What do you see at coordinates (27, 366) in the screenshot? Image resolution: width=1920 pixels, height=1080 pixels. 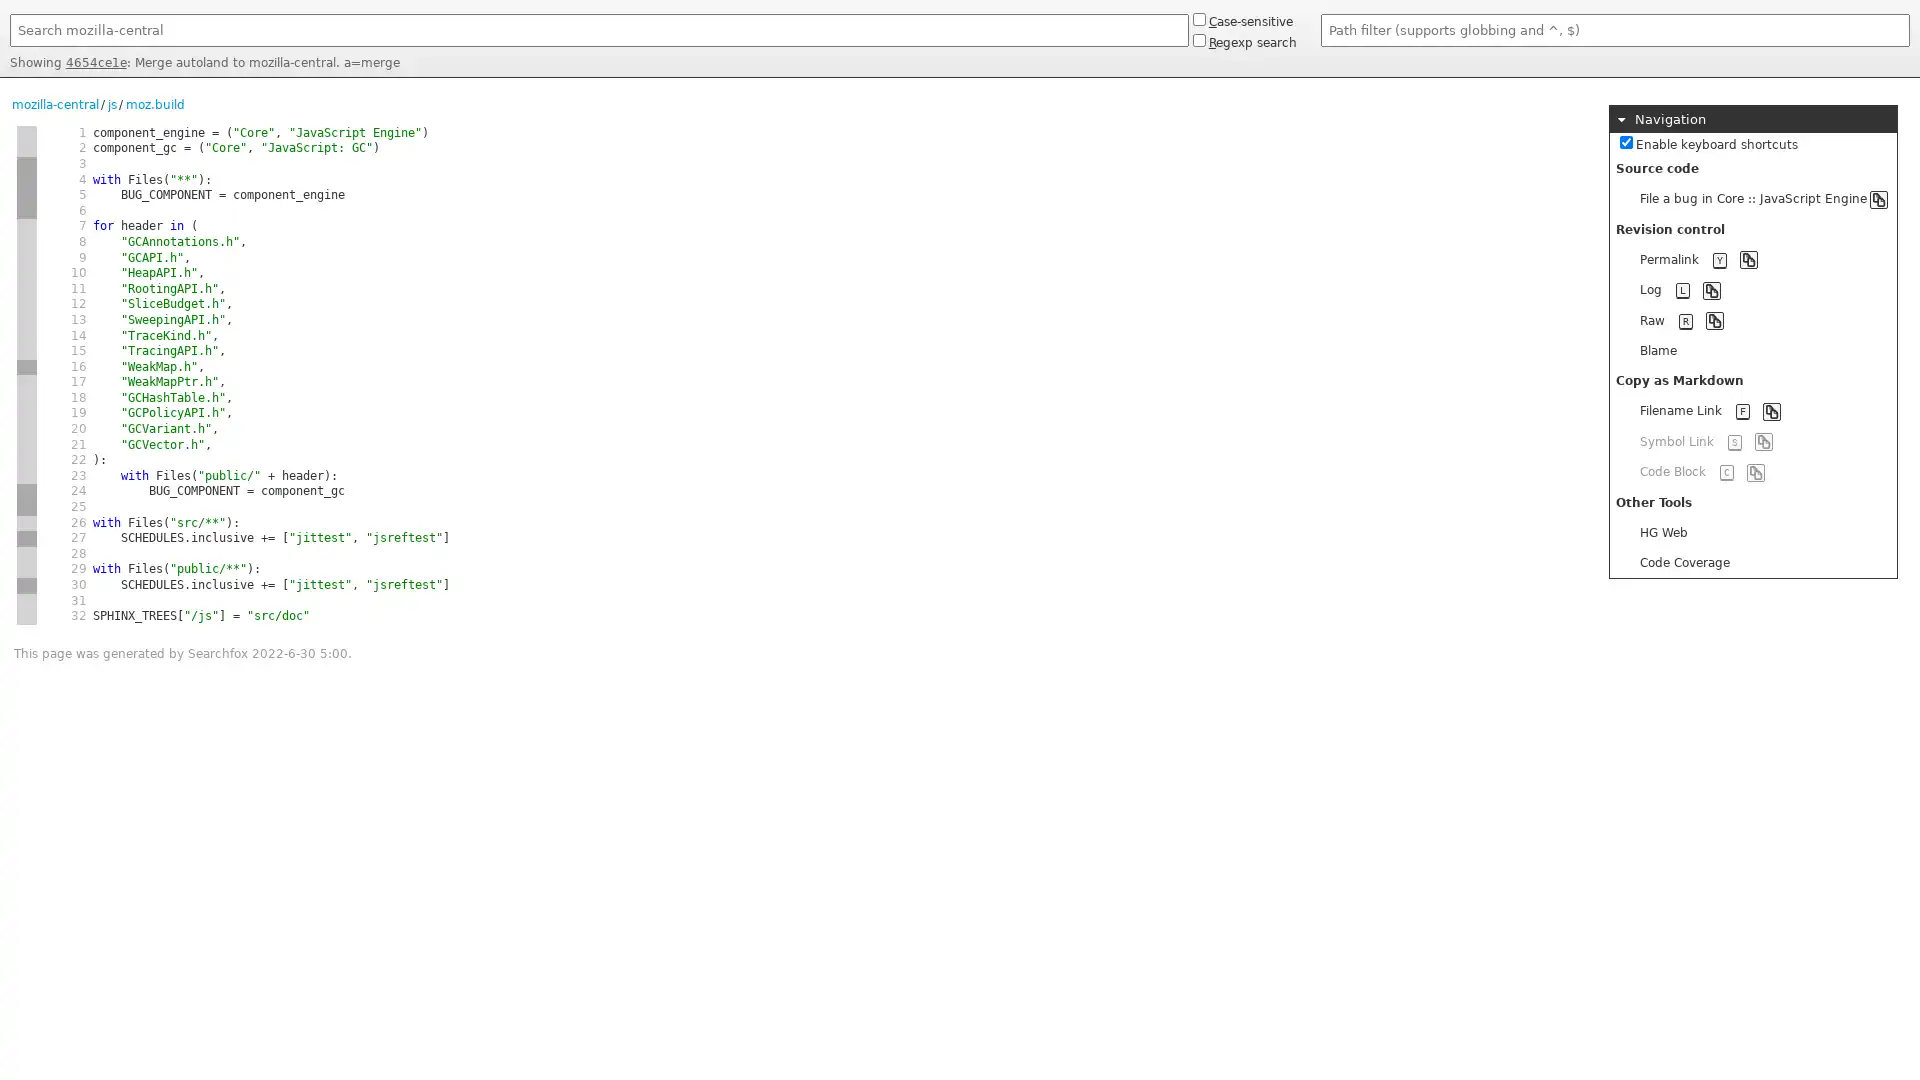 I see `new hash 3` at bounding box center [27, 366].